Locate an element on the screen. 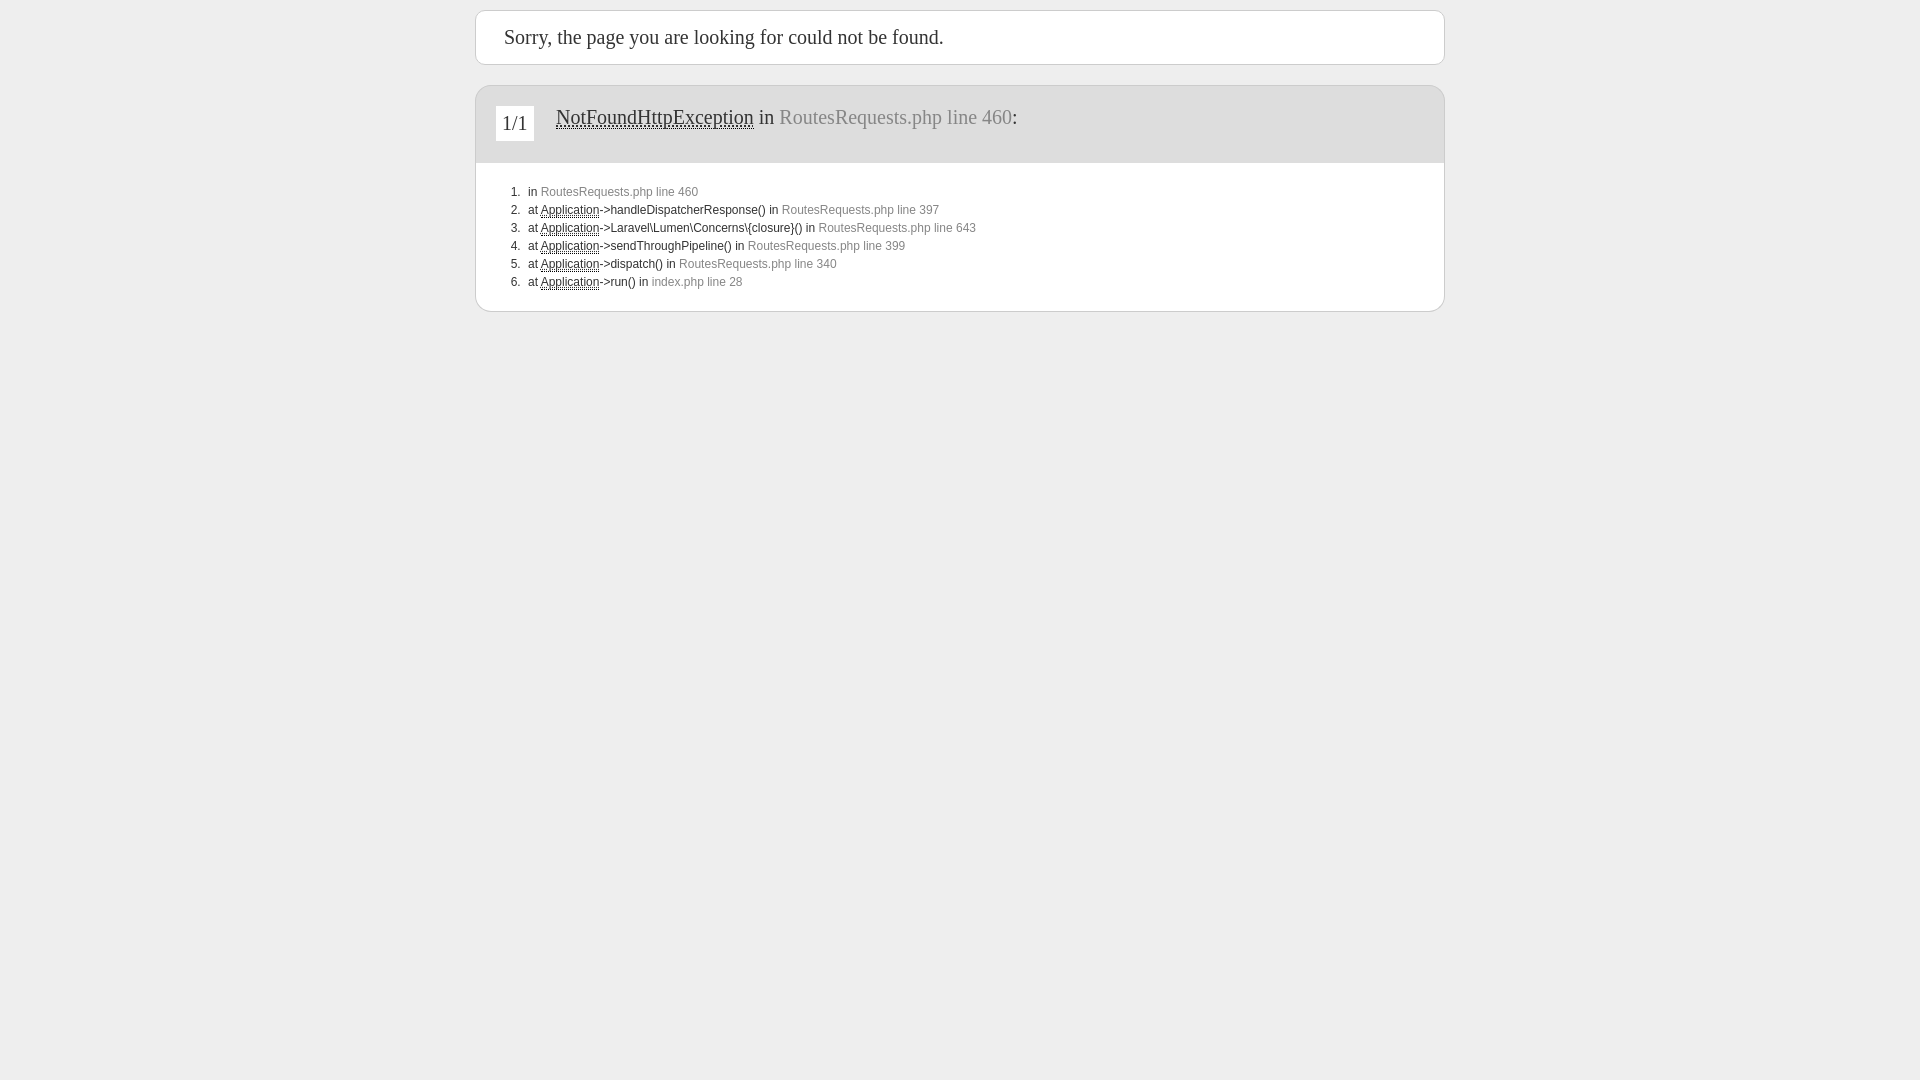 The image size is (1920, 1080). 'RoutesRequests.php line 643' is located at coordinates (896, 226).